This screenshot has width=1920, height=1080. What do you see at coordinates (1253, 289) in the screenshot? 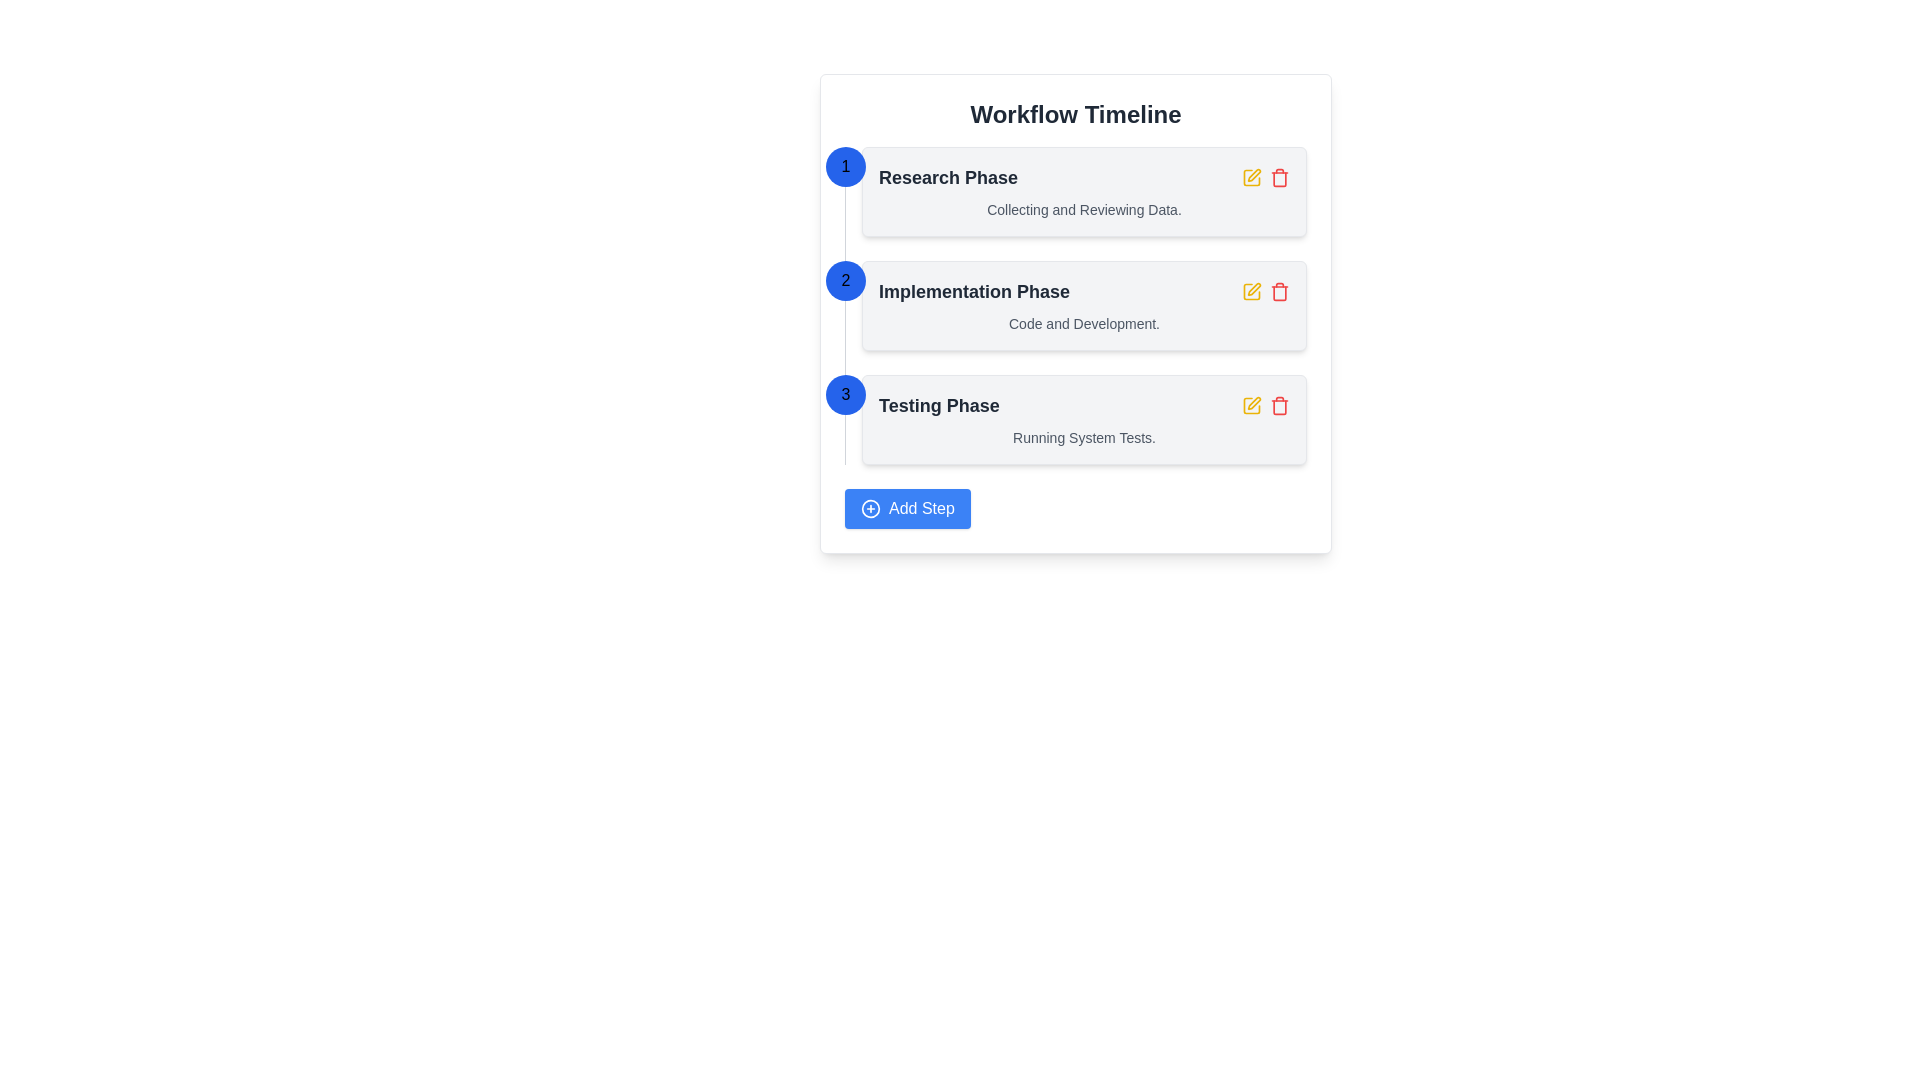
I see `the small icon button representing an editing function, located within the task item row labeled 'Implementation Phase'` at bounding box center [1253, 289].